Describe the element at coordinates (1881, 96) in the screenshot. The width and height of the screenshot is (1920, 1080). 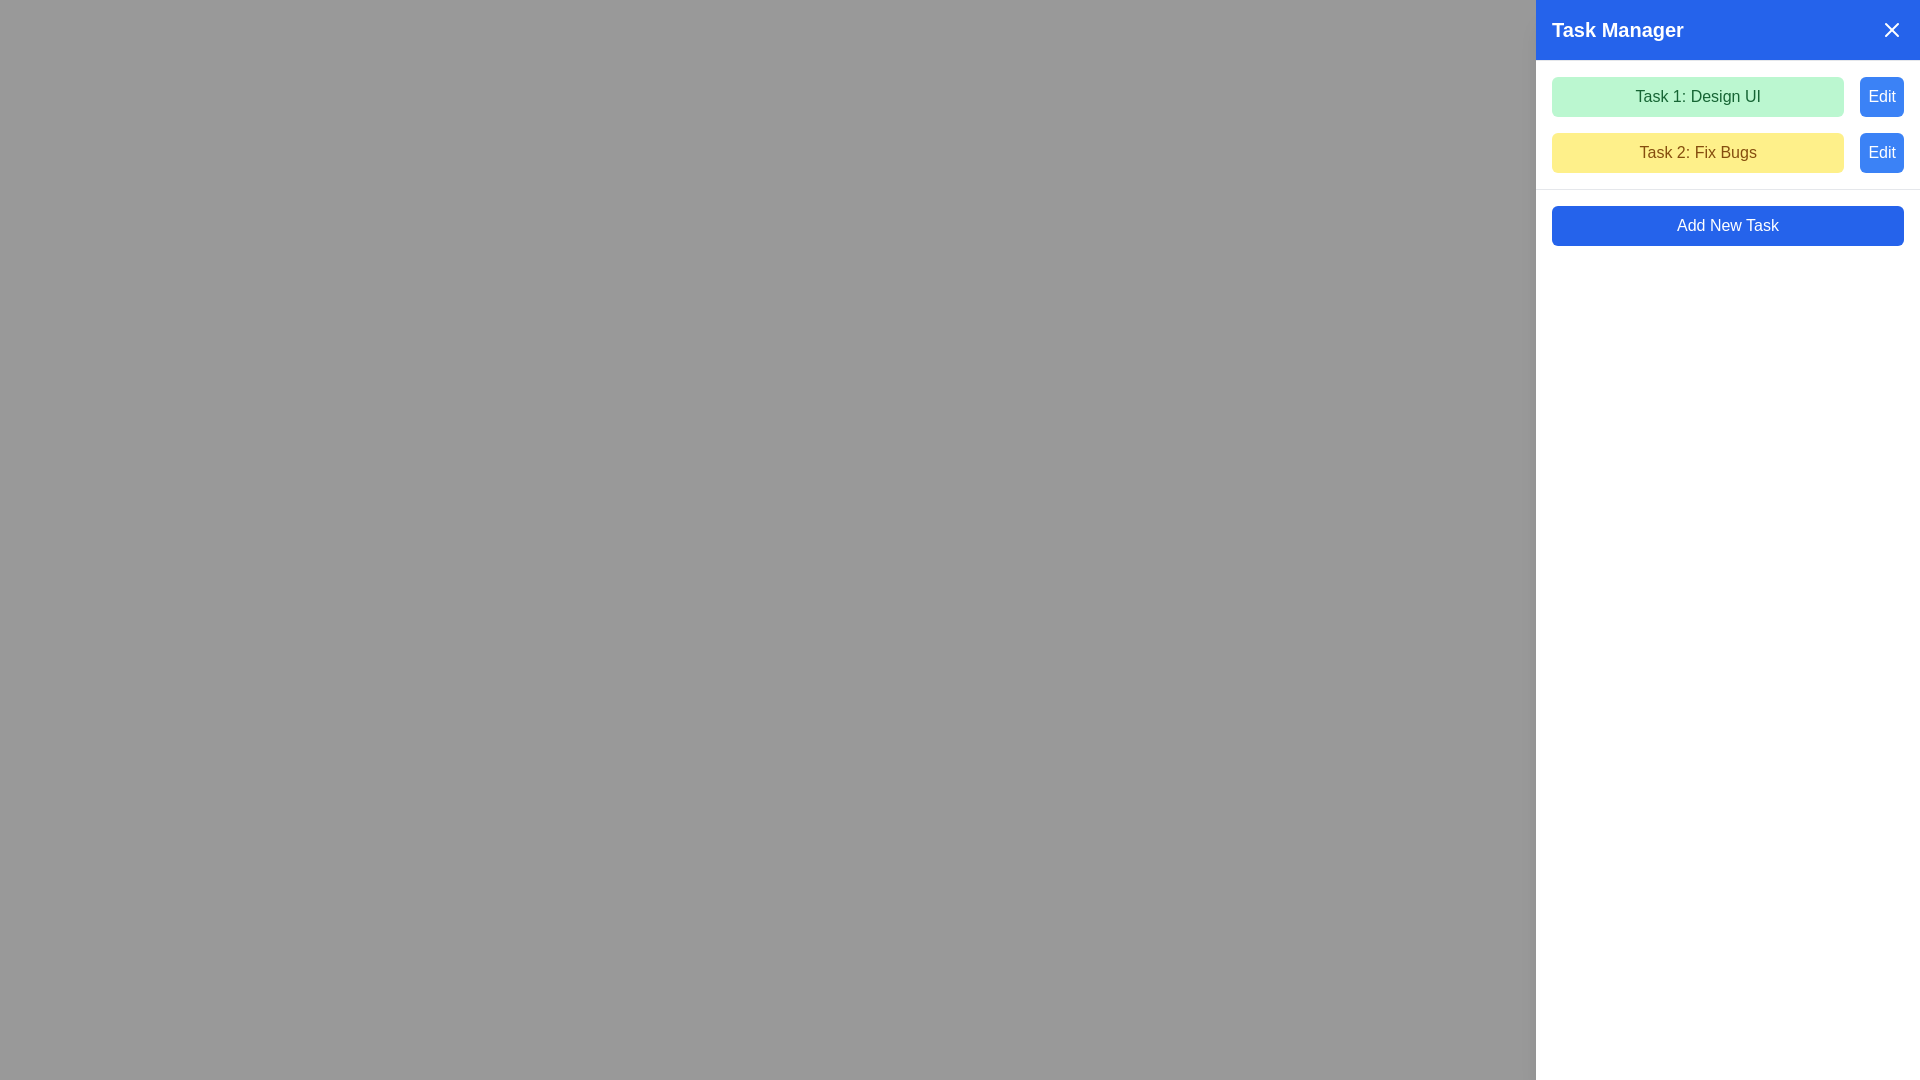
I see `the edit button for the task labeled 'Task 1: Design UI' located at the far-right edge of the task list in the 'Task Manager' panel to initiate the edit action` at that location.